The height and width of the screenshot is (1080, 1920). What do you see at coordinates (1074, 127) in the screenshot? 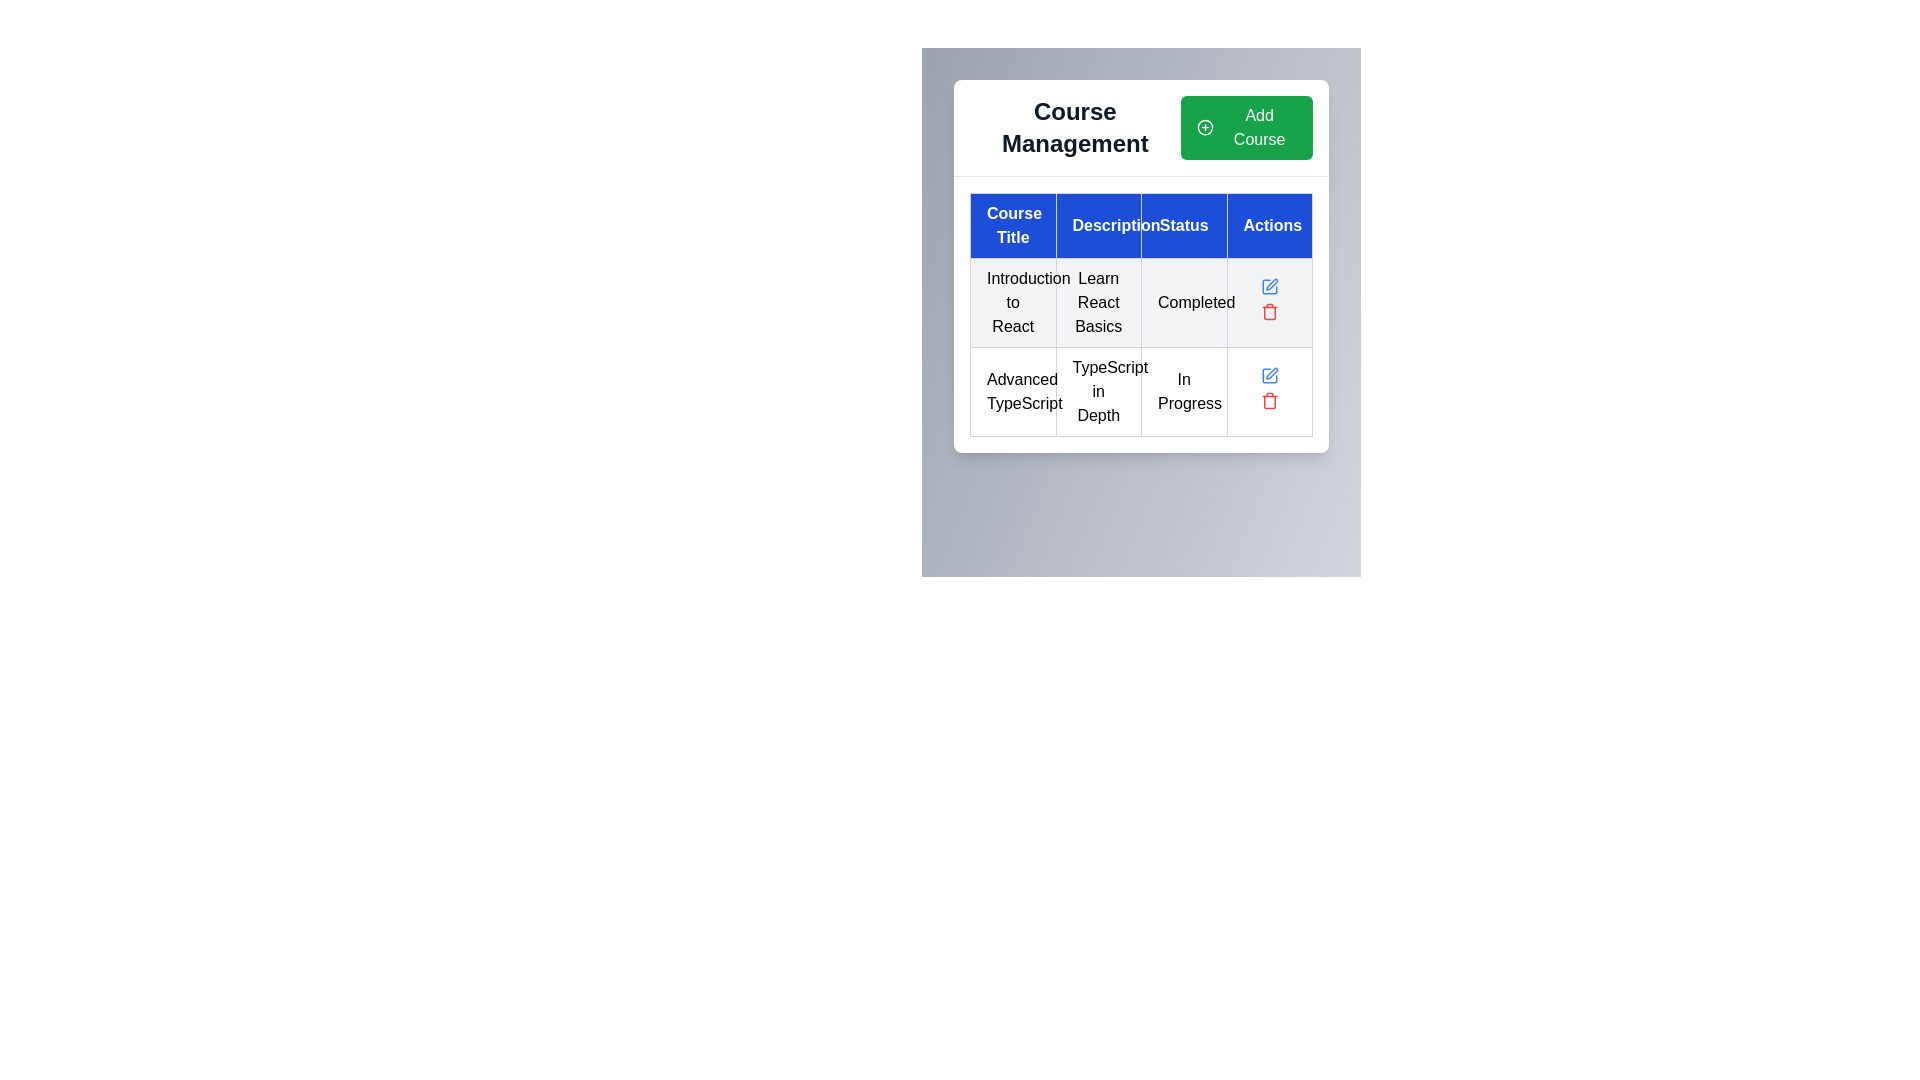
I see `the static text label that serves as the header title for the course management section, located to the left of the green 'Add Course' button` at bounding box center [1074, 127].